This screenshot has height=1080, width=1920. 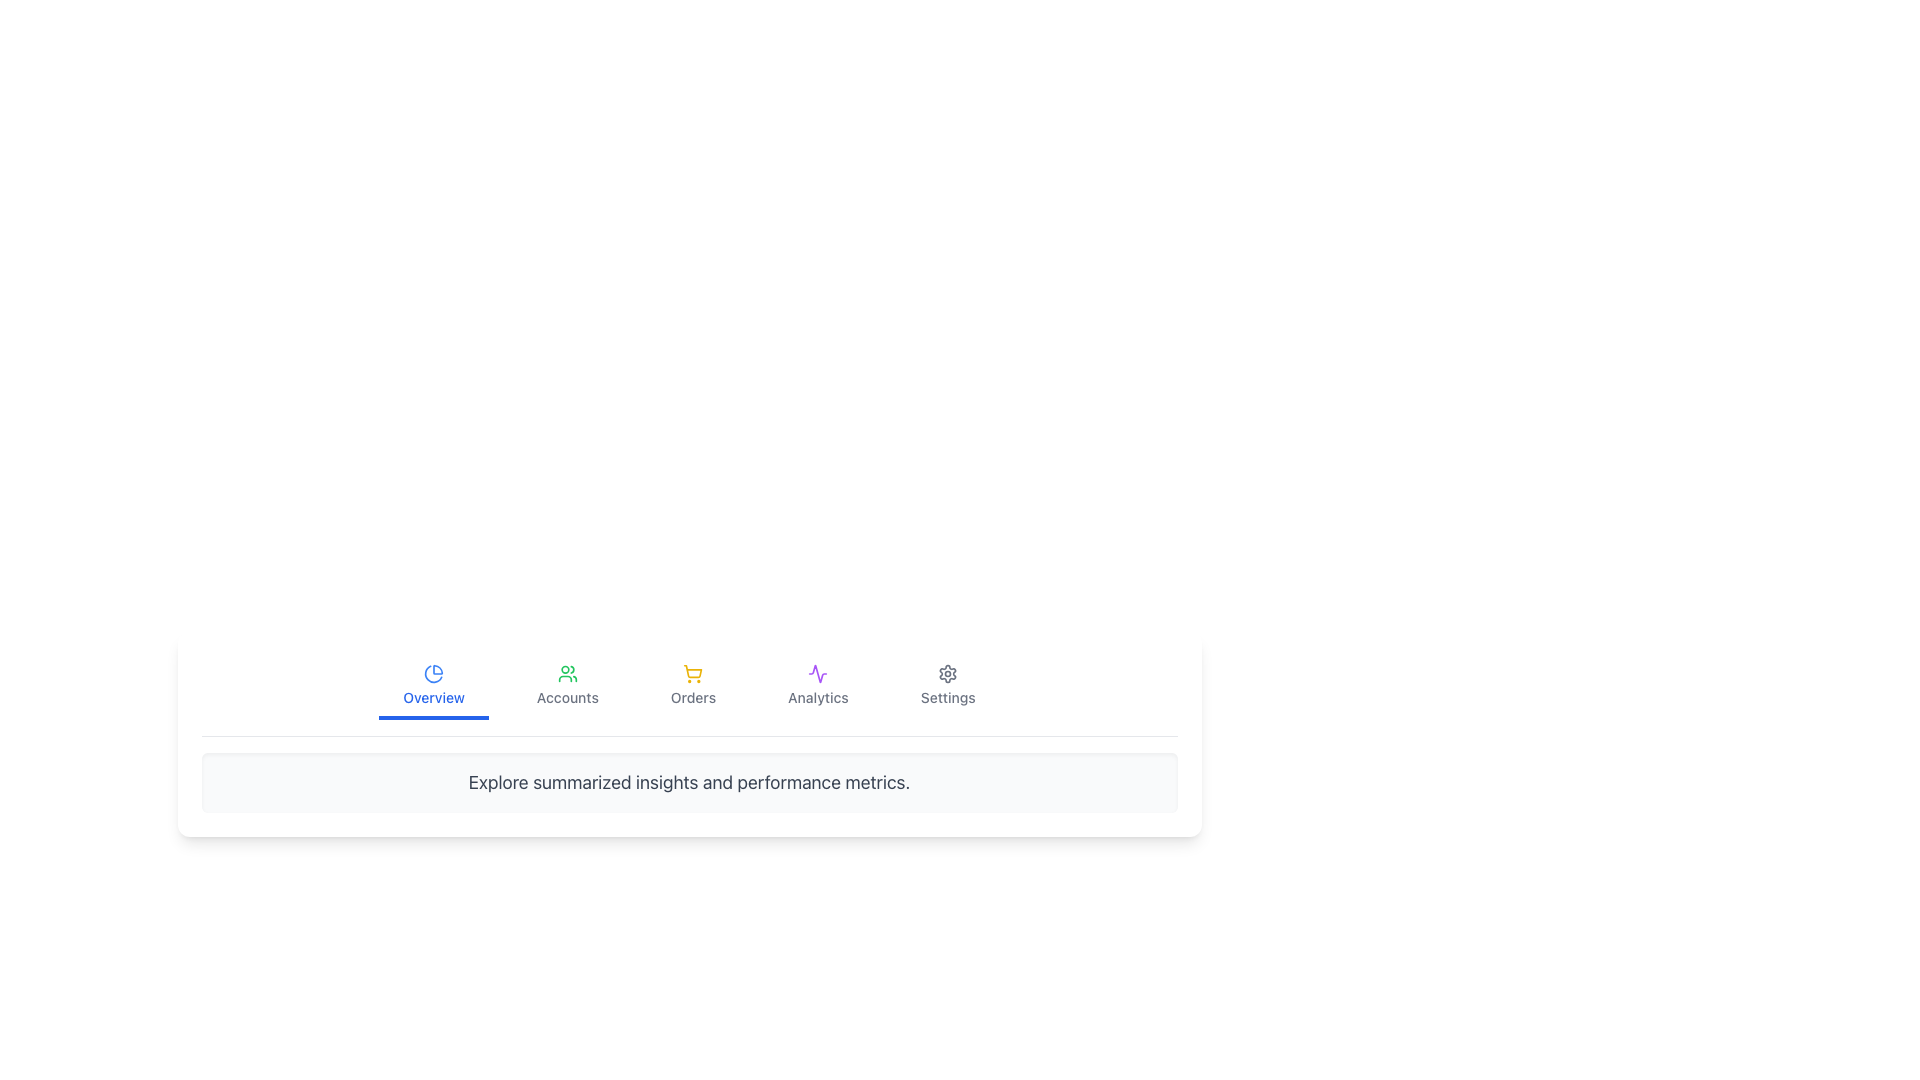 What do you see at coordinates (693, 686) in the screenshot?
I see `the 'Orders' navigation button, which is the third item in the bottom center horizontal menu, positioned between 'Accounts' and 'Analytics'` at bounding box center [693, 686].